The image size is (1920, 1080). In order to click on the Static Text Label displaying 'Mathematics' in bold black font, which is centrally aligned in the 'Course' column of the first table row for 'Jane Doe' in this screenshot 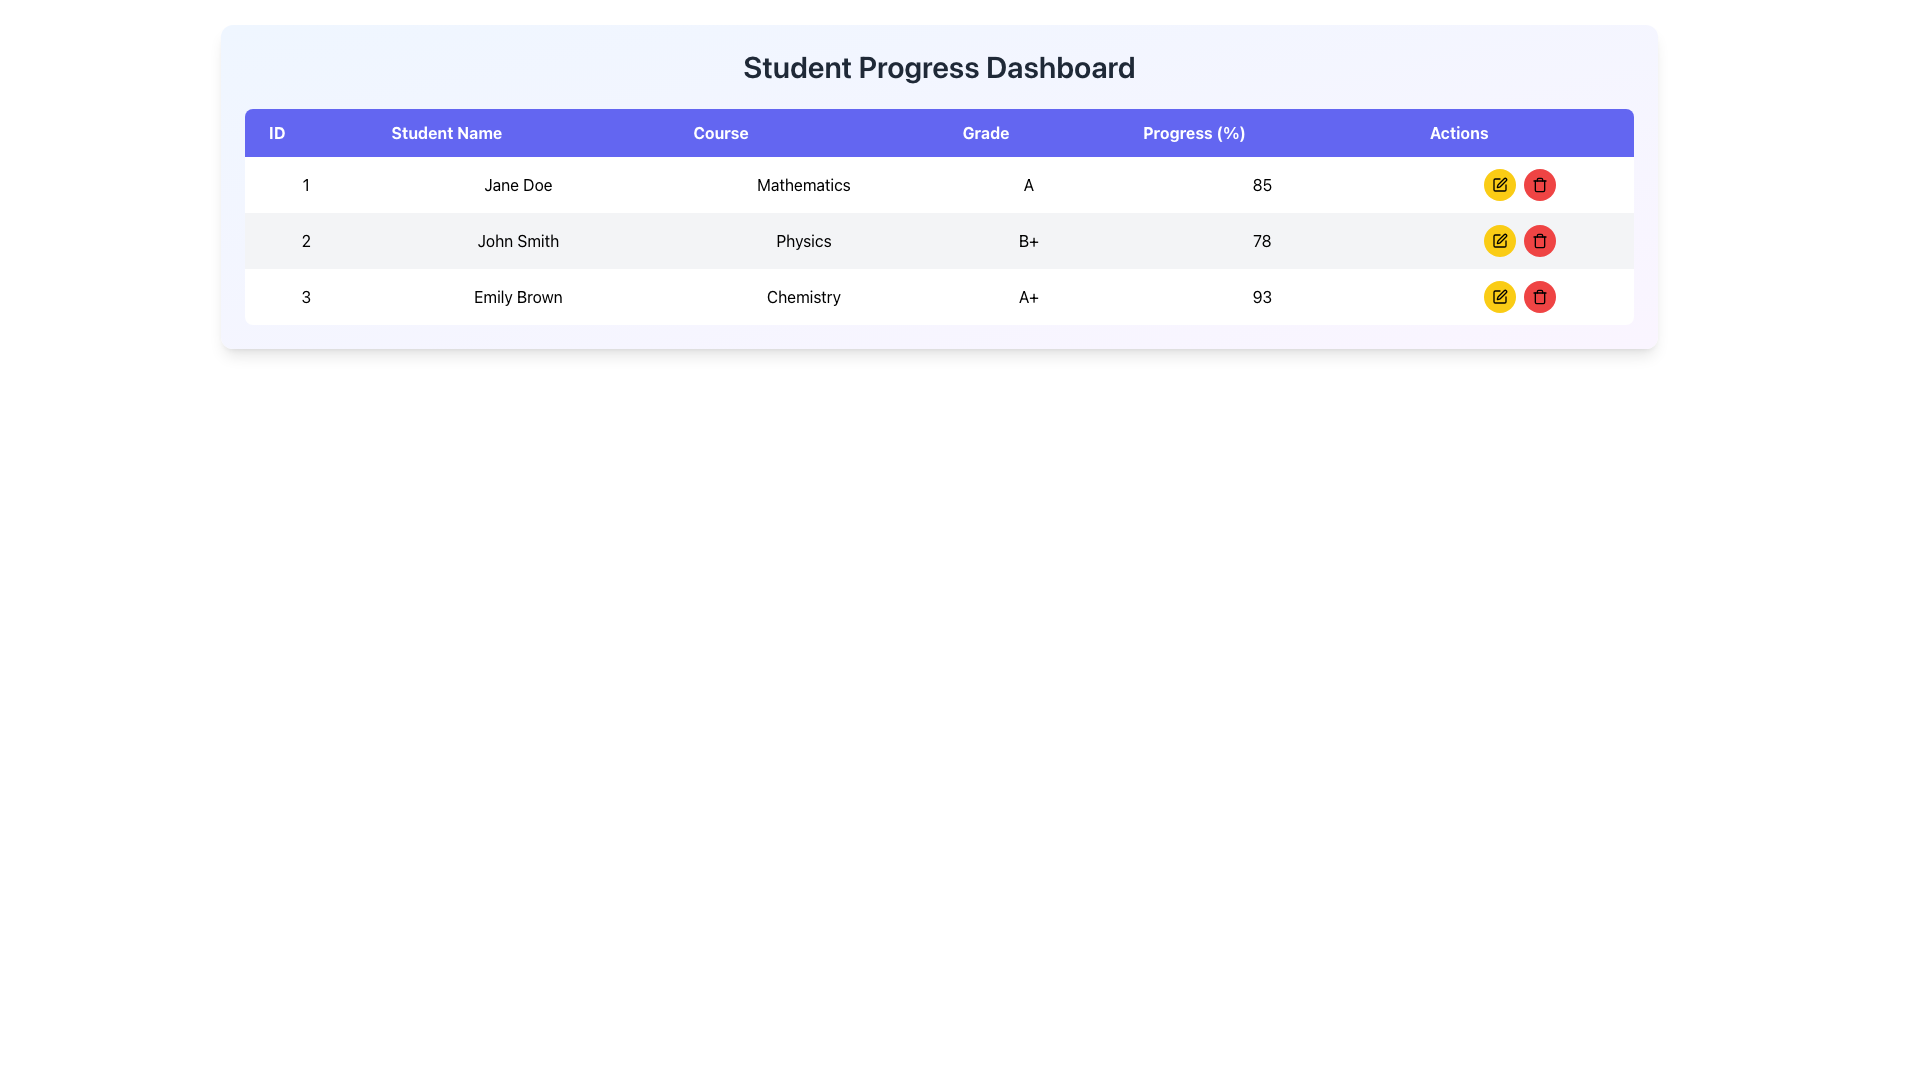, I will do `click(804, 185)`.